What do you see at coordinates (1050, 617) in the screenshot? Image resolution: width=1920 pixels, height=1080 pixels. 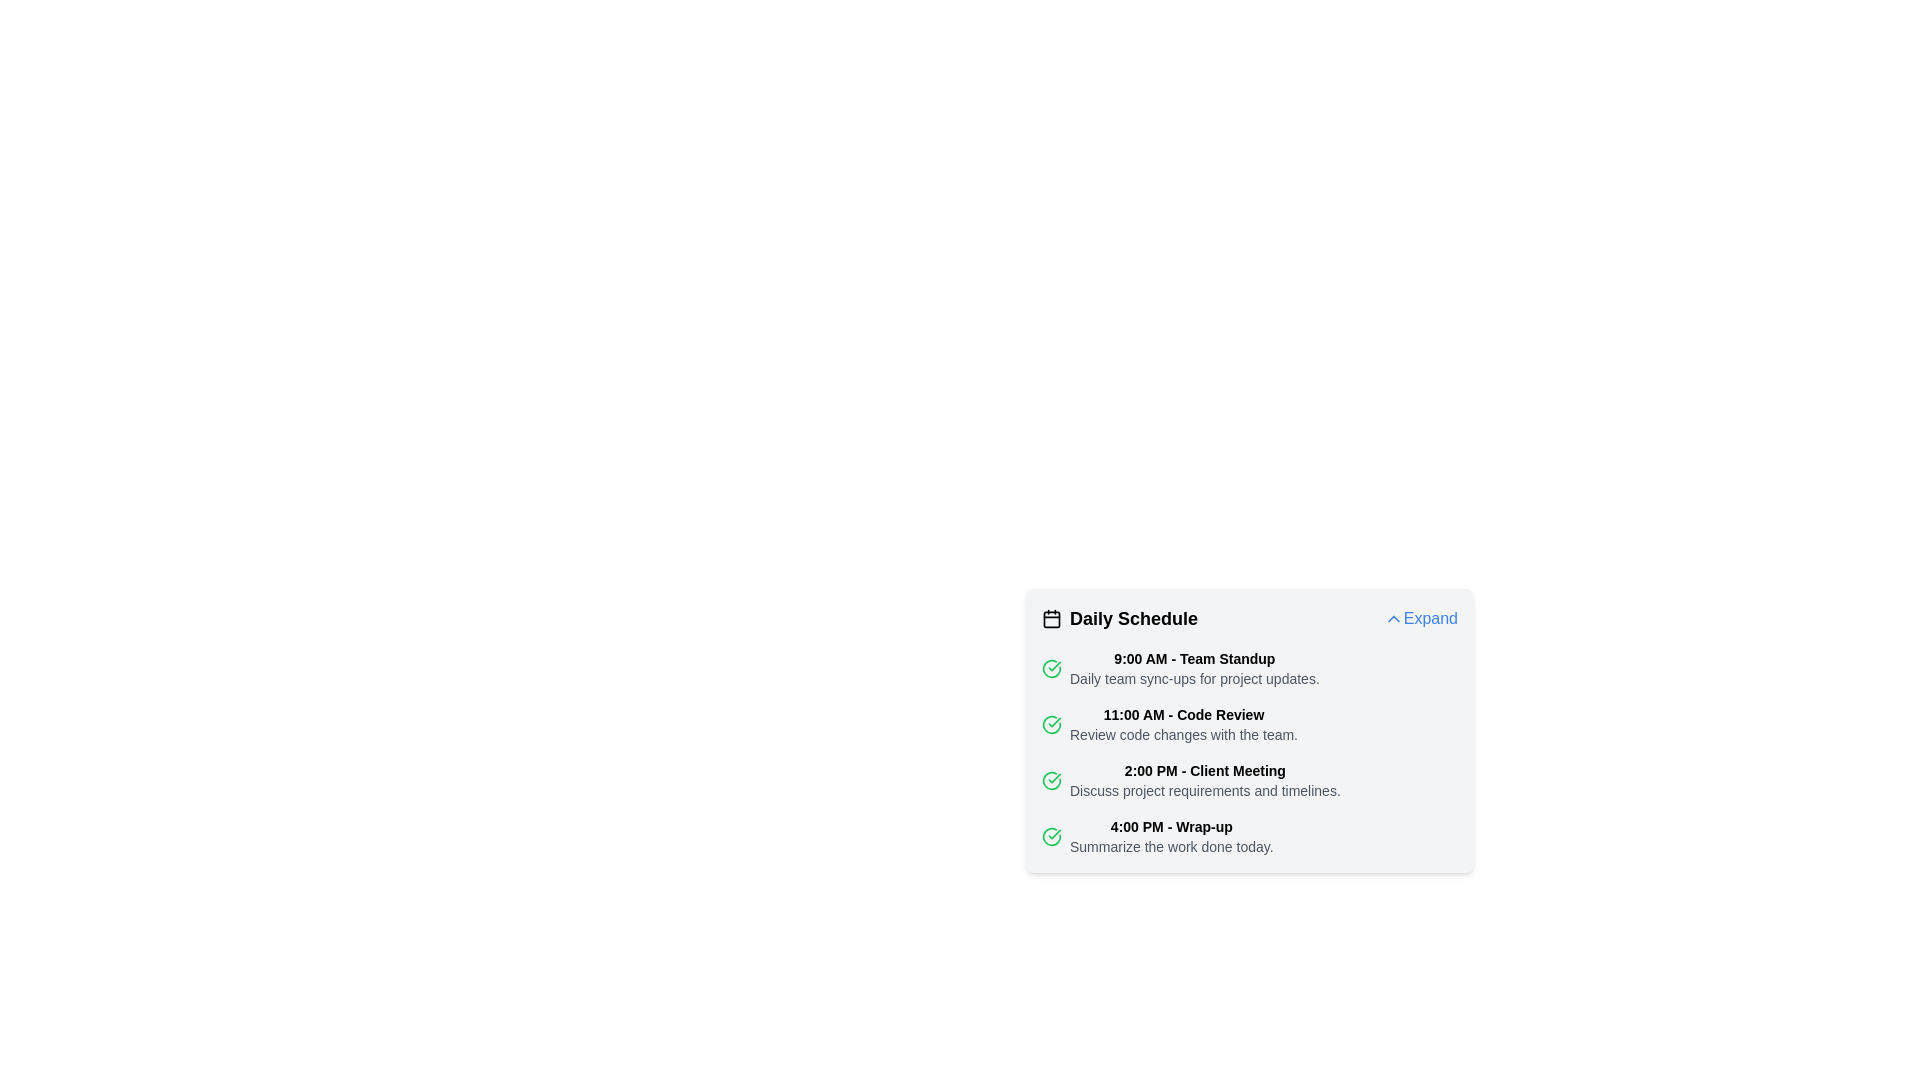 I see `the calendar icon located to the left of the 'Daily Schedule' text` at bounding box center [1050, 617].